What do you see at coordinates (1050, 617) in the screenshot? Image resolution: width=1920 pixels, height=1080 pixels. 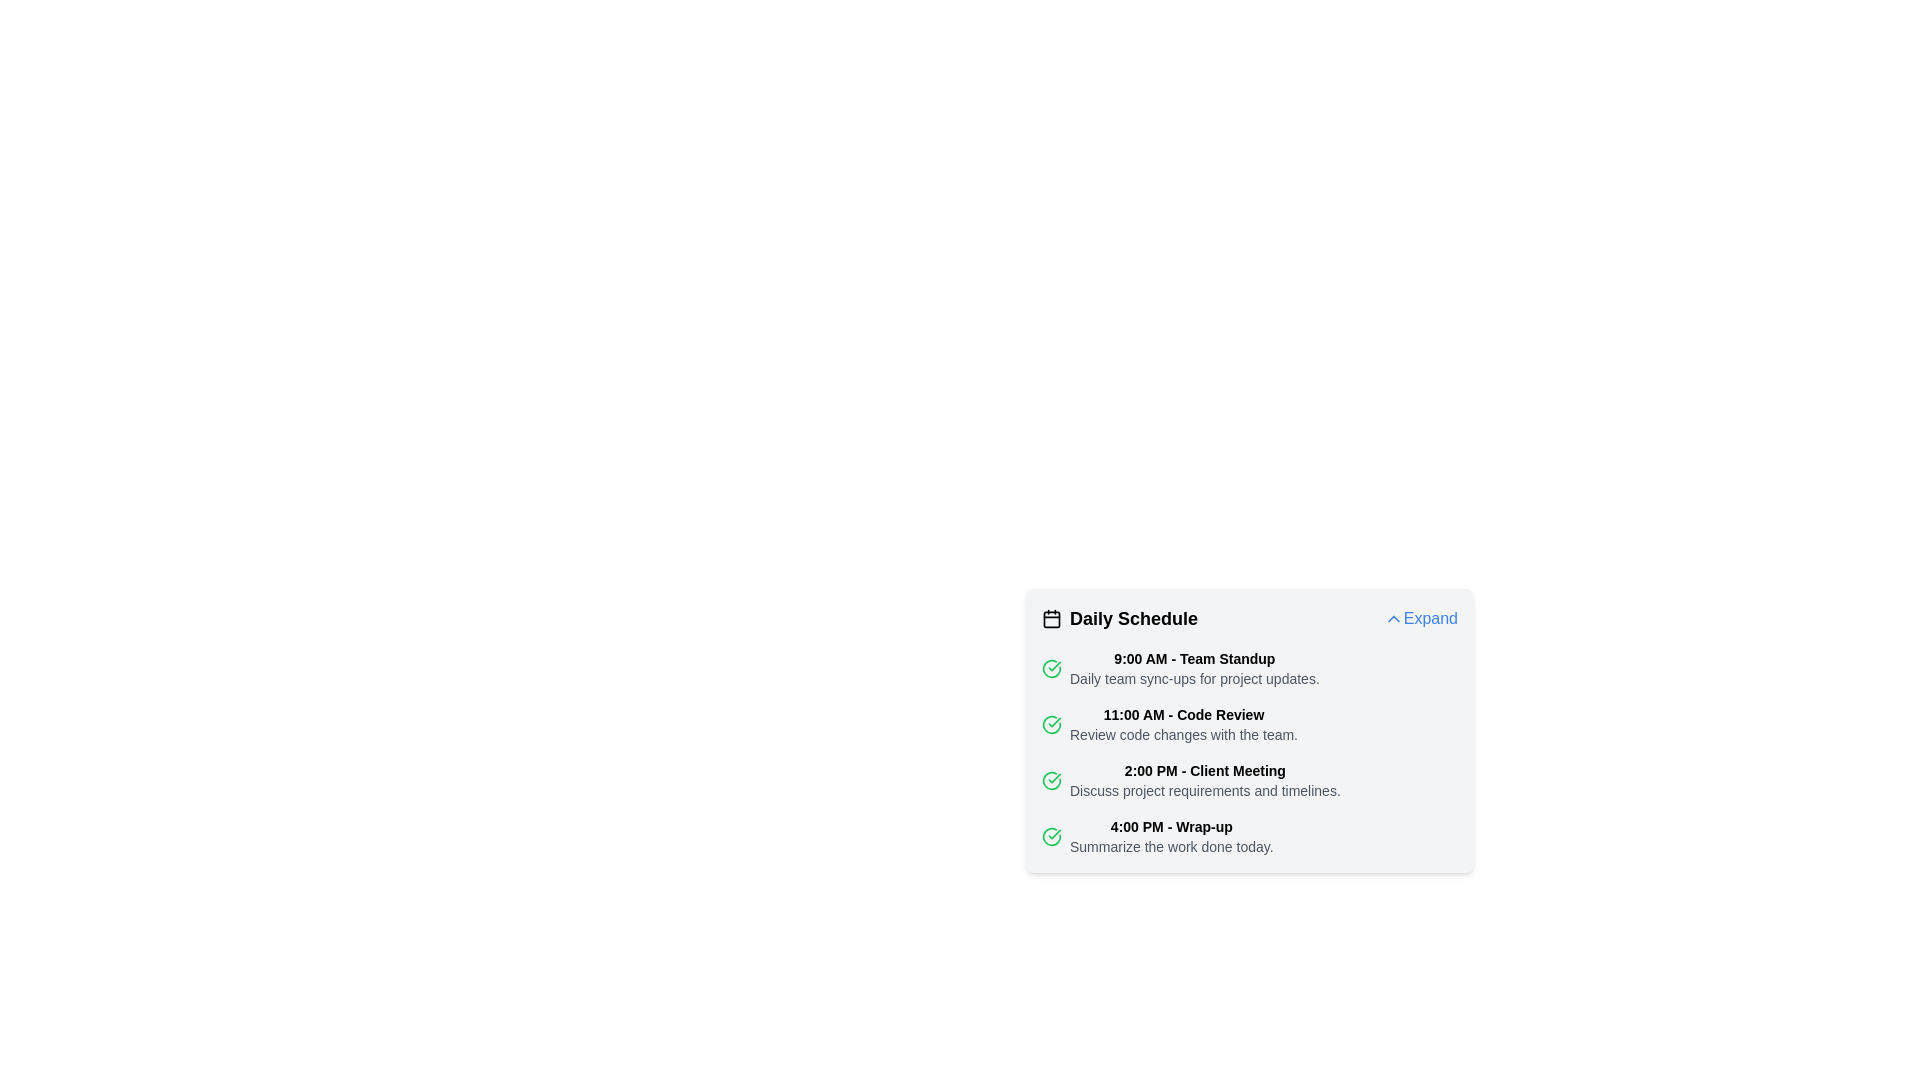 I see `the calendar icon located to the left of the 'Daily Schedule' text` at bounding box center [1050, 617].